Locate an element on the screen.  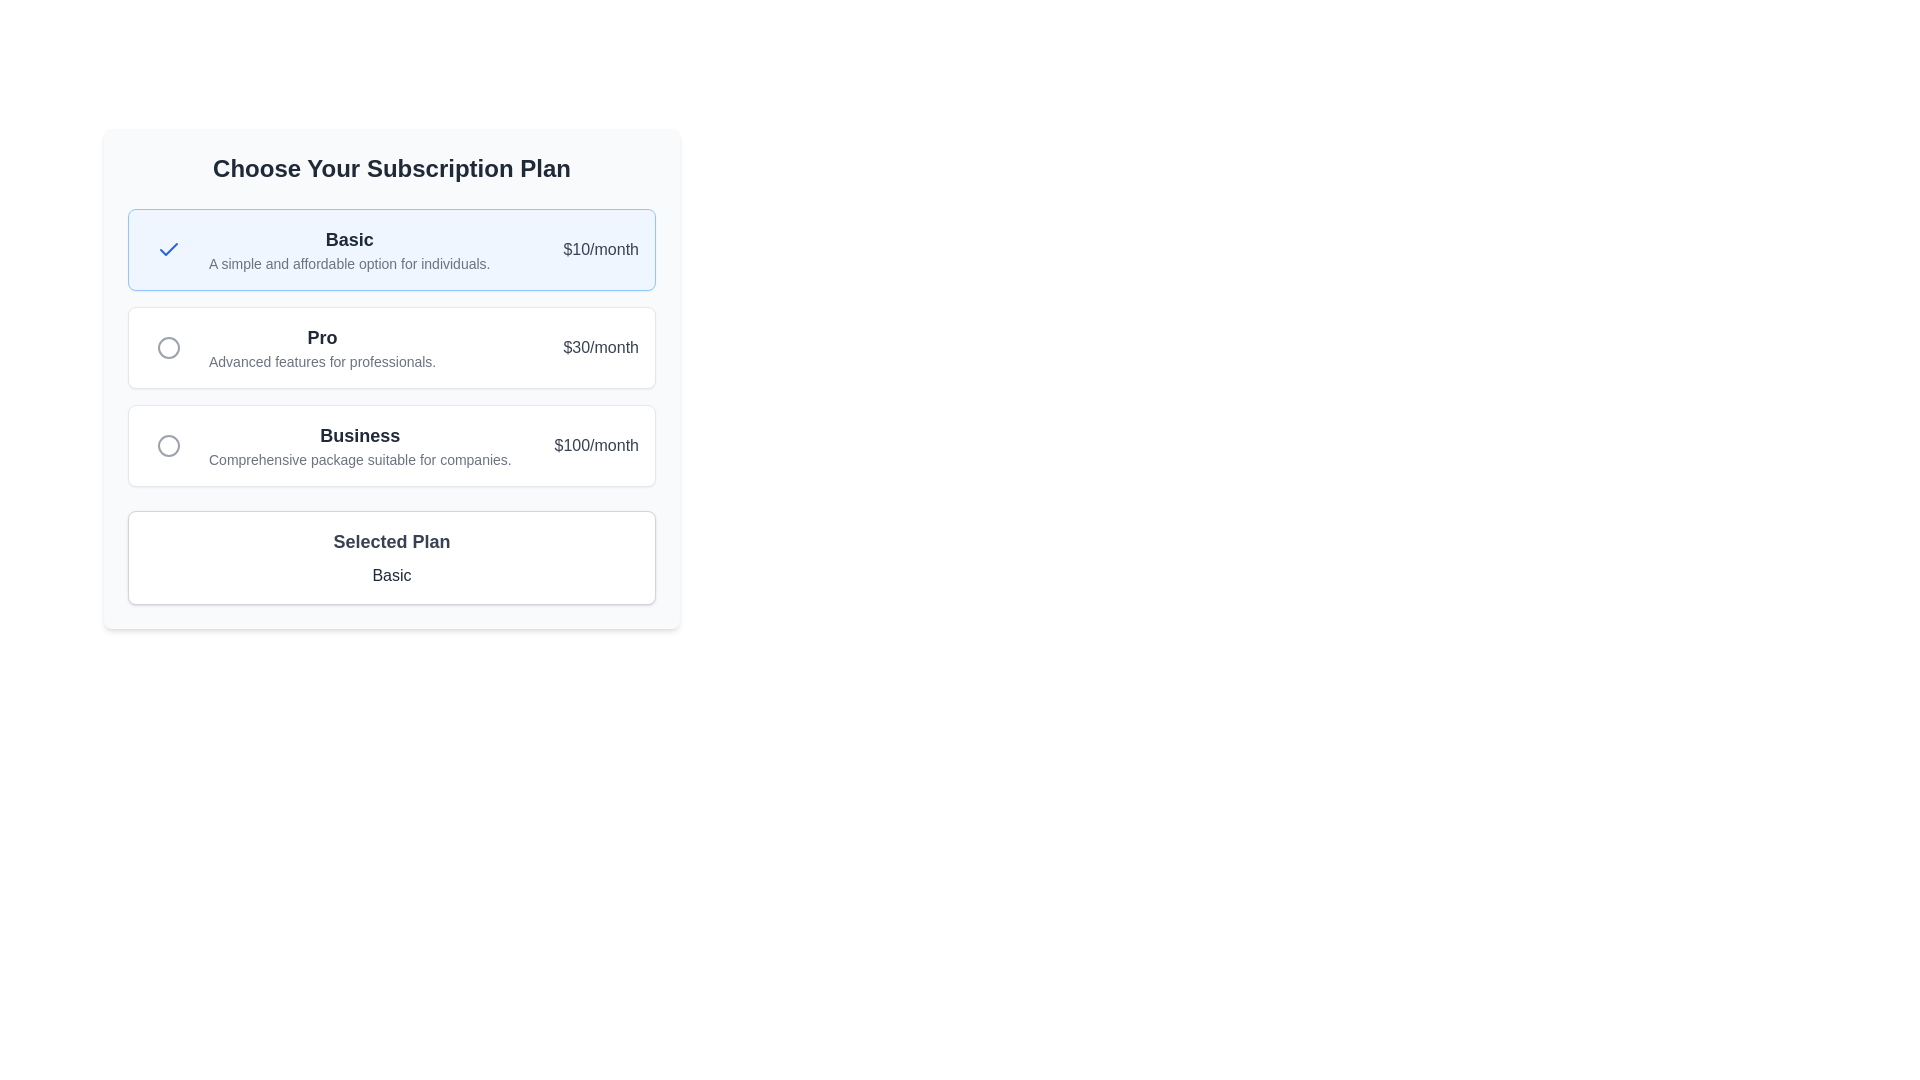
the text label displaying 'Selected Plan Basic', which indicates the currently selected subscription plan is located at coordinates (392, 575).